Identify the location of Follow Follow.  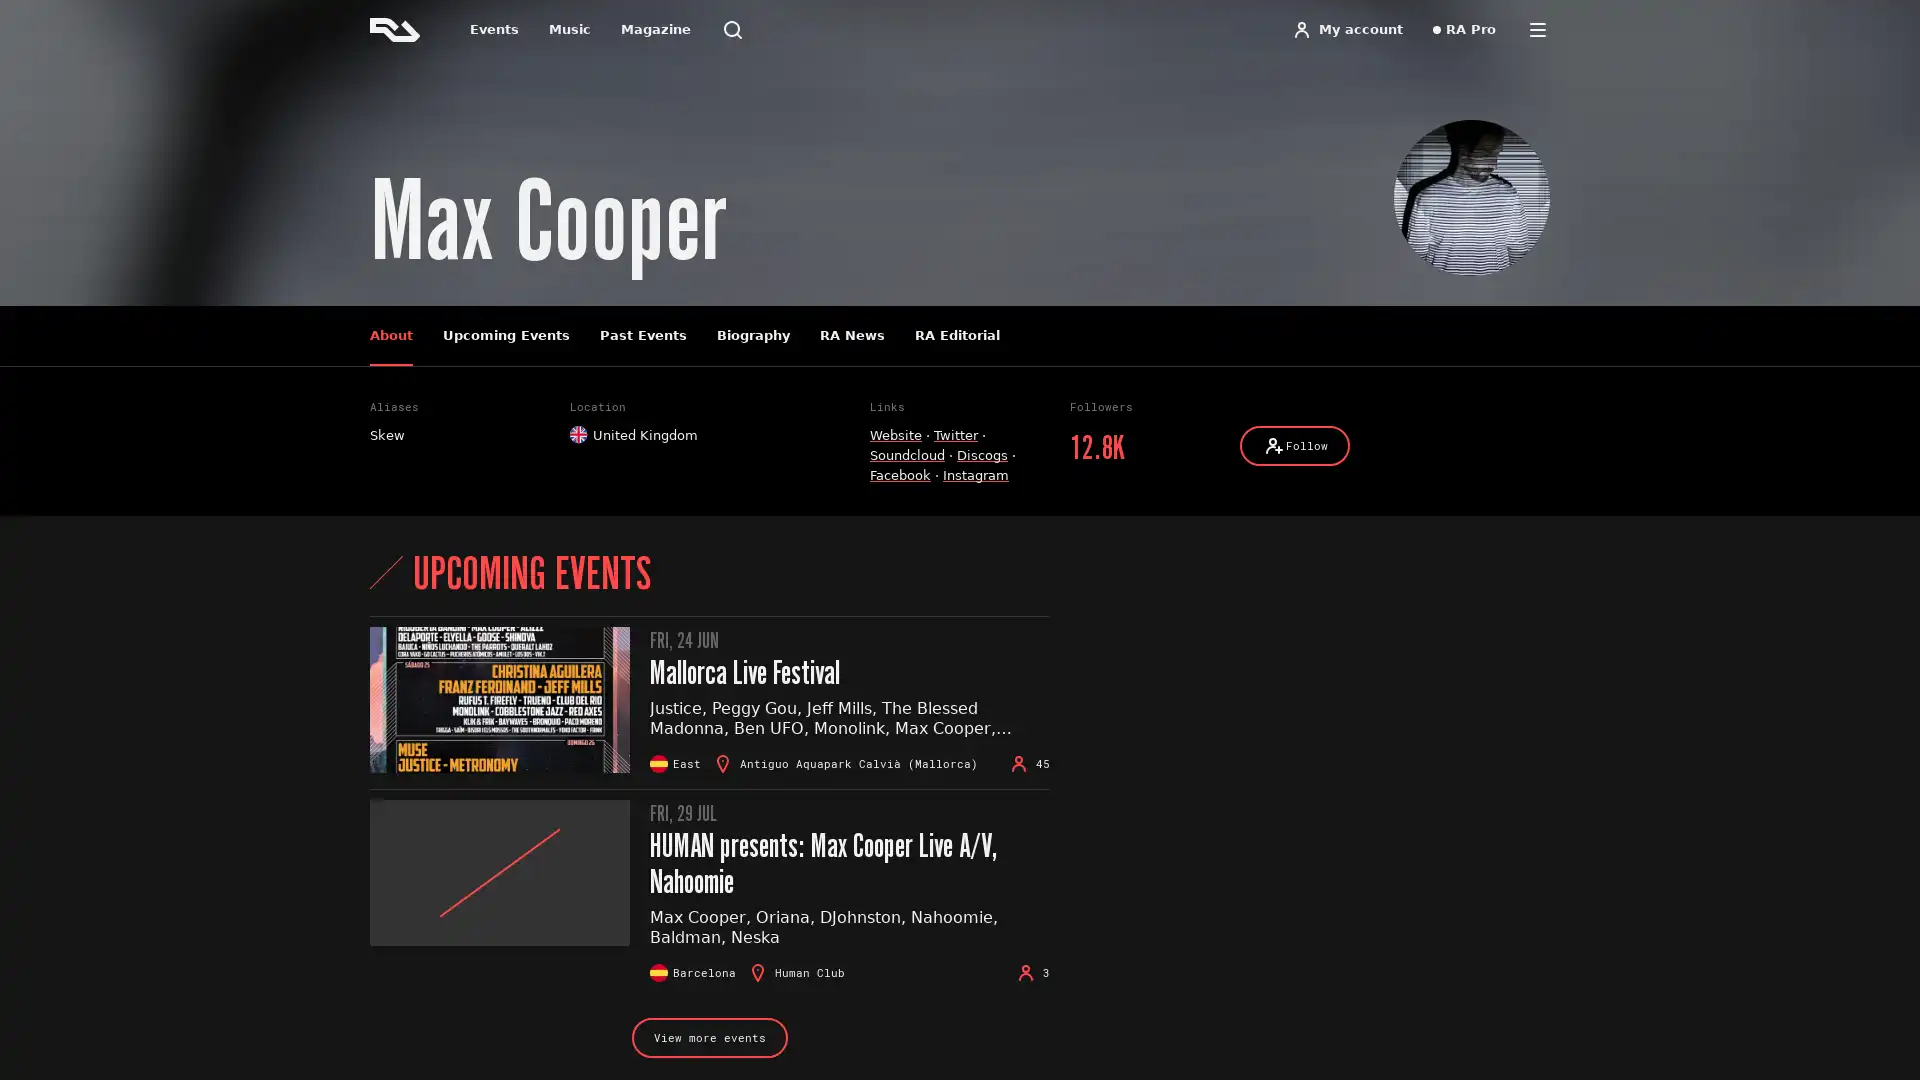
(1295, 443).